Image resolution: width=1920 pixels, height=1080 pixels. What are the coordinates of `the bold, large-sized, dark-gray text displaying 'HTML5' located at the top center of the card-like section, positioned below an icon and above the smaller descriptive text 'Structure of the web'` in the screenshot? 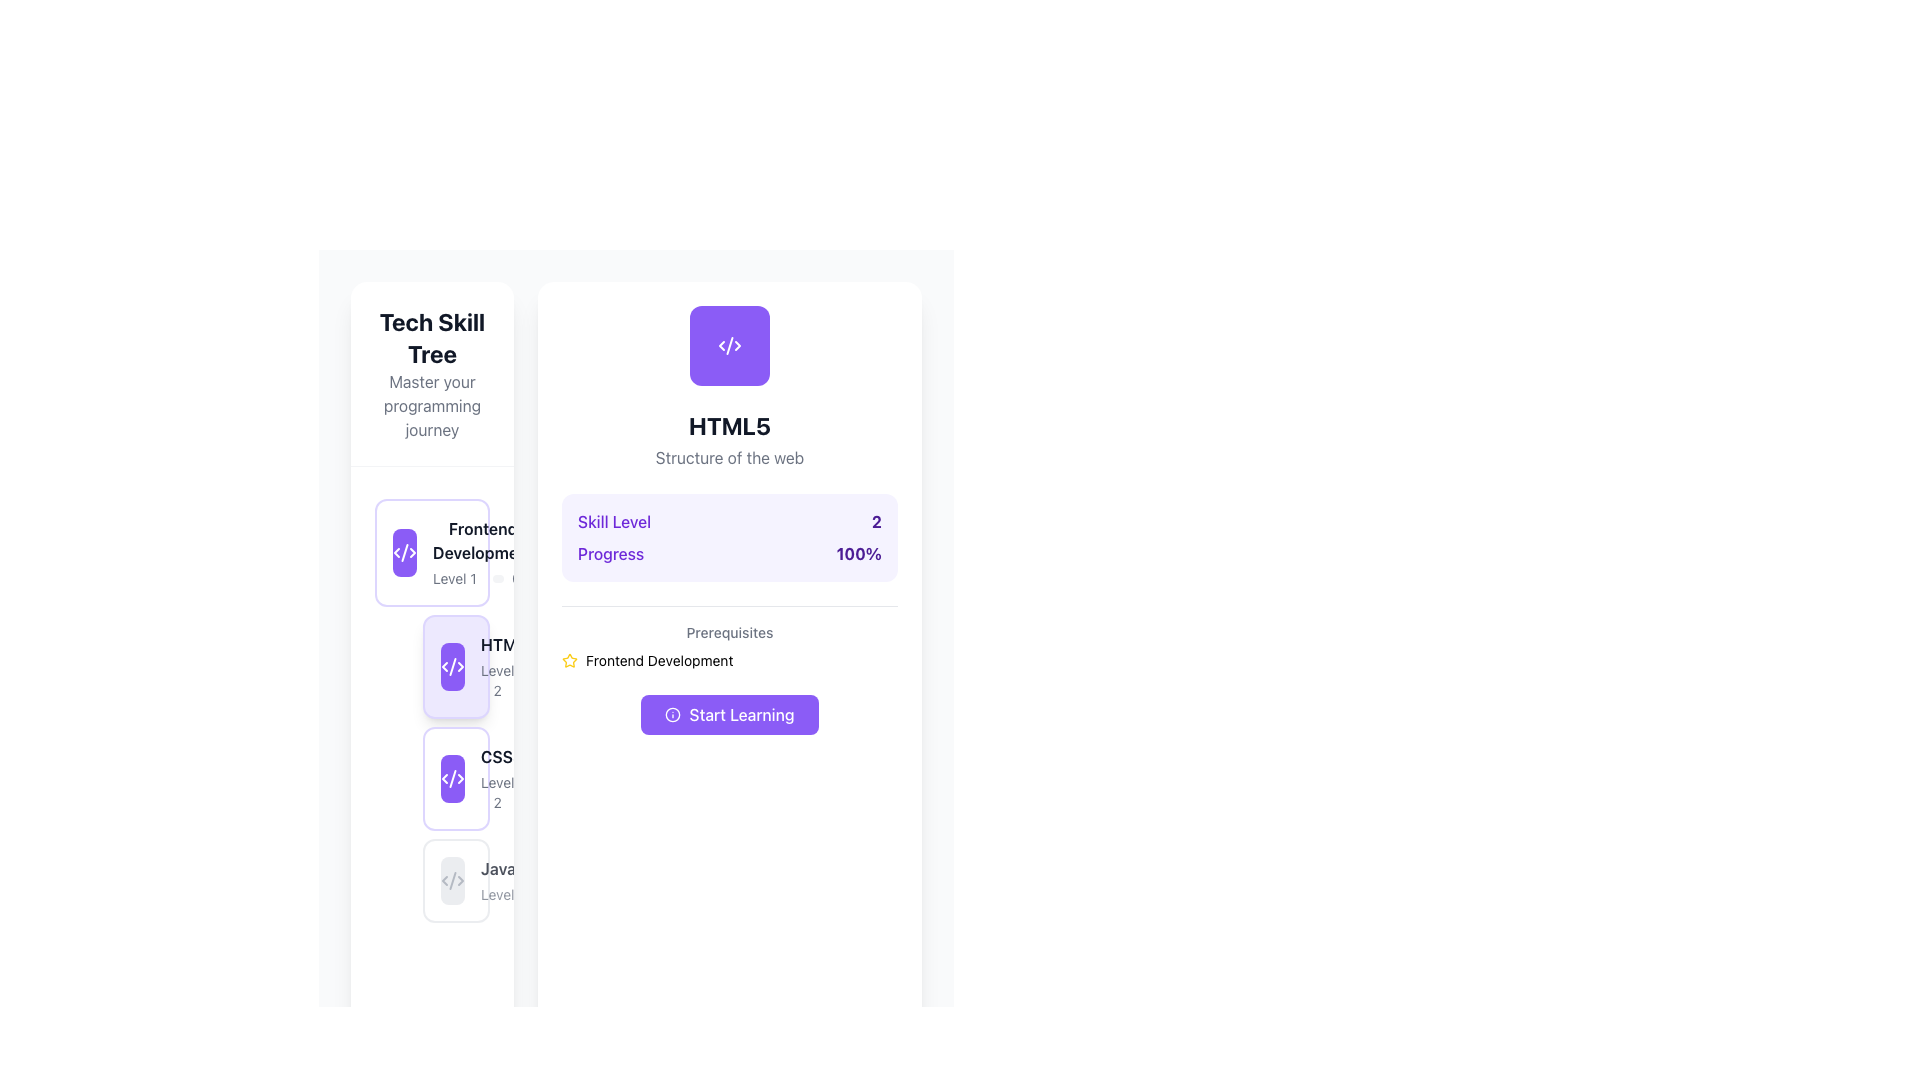 It's located at (728, 424).